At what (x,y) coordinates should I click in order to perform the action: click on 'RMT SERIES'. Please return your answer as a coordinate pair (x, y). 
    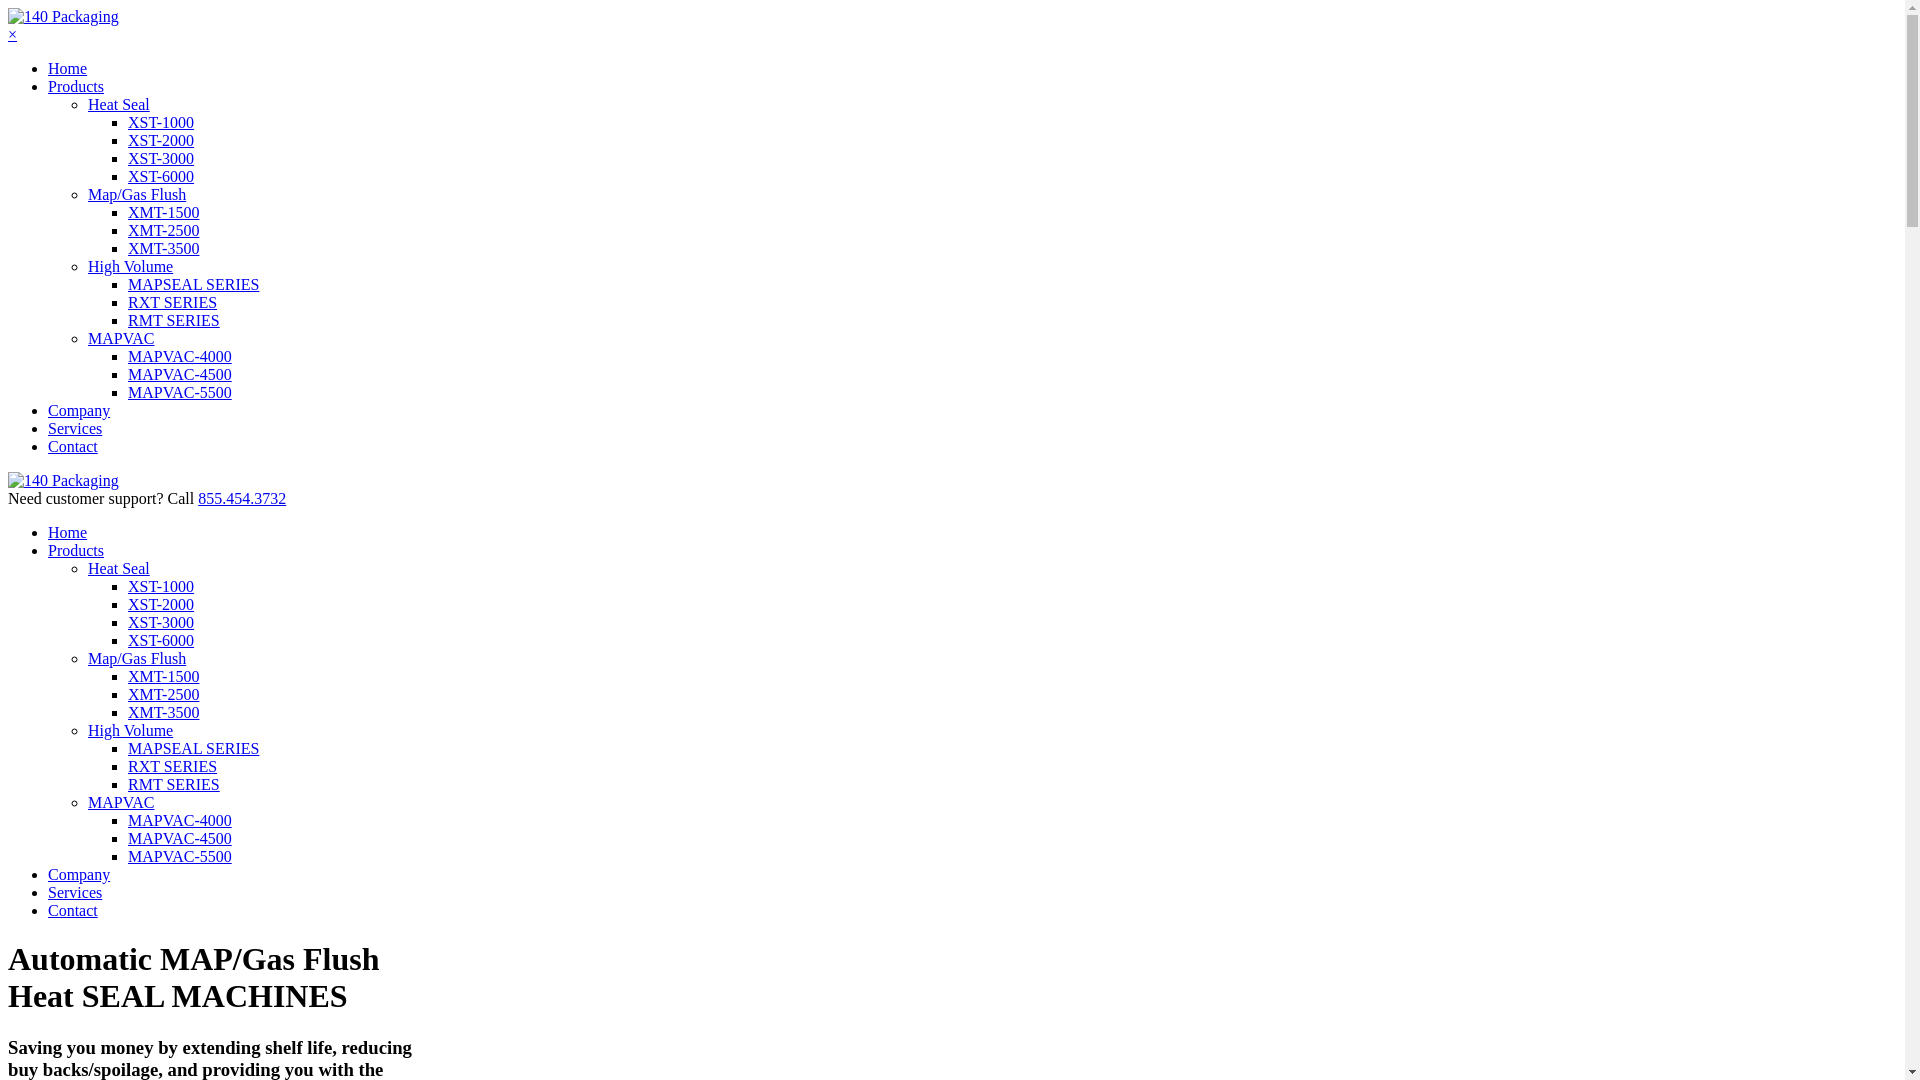
    Looking at the image, I should click on (127, 319).